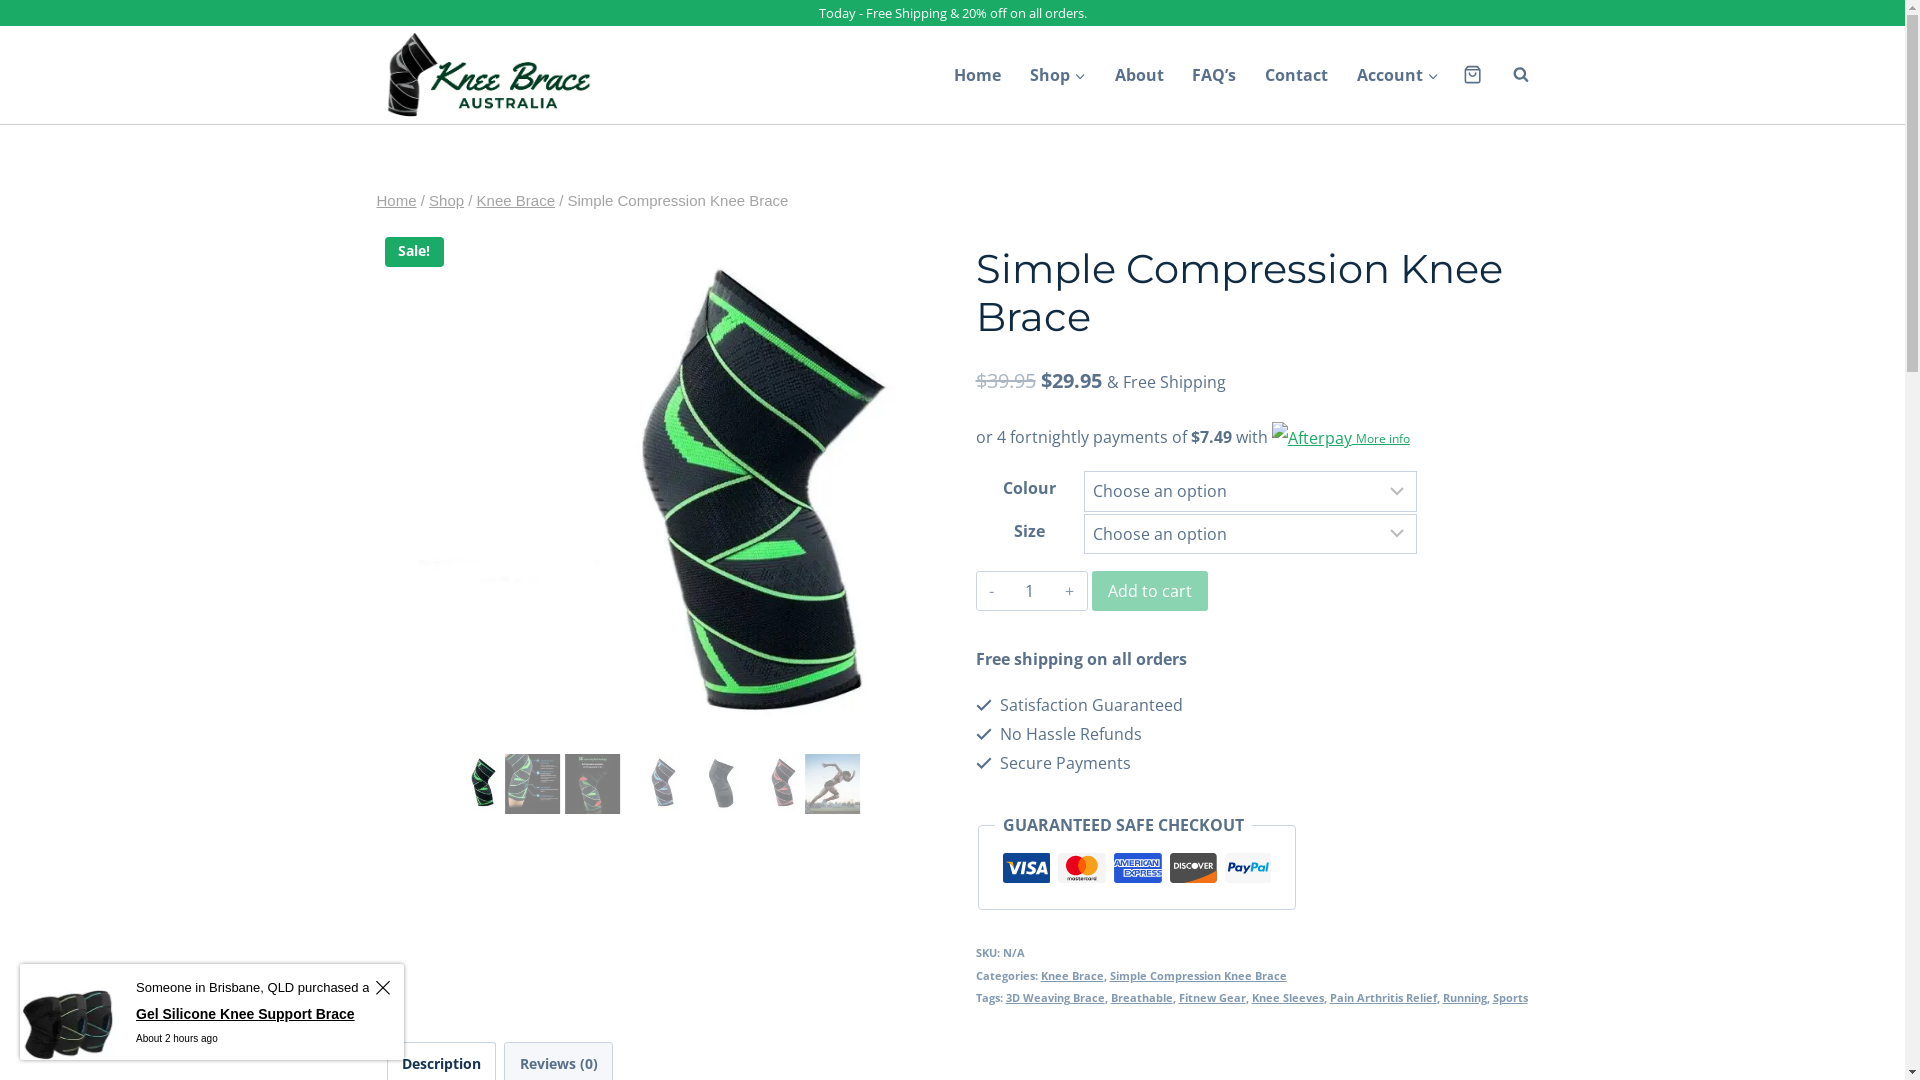  Describe the element at coordinates (1287, 997) in the screenshot. I see `'Knee Sleeves'` at that location.